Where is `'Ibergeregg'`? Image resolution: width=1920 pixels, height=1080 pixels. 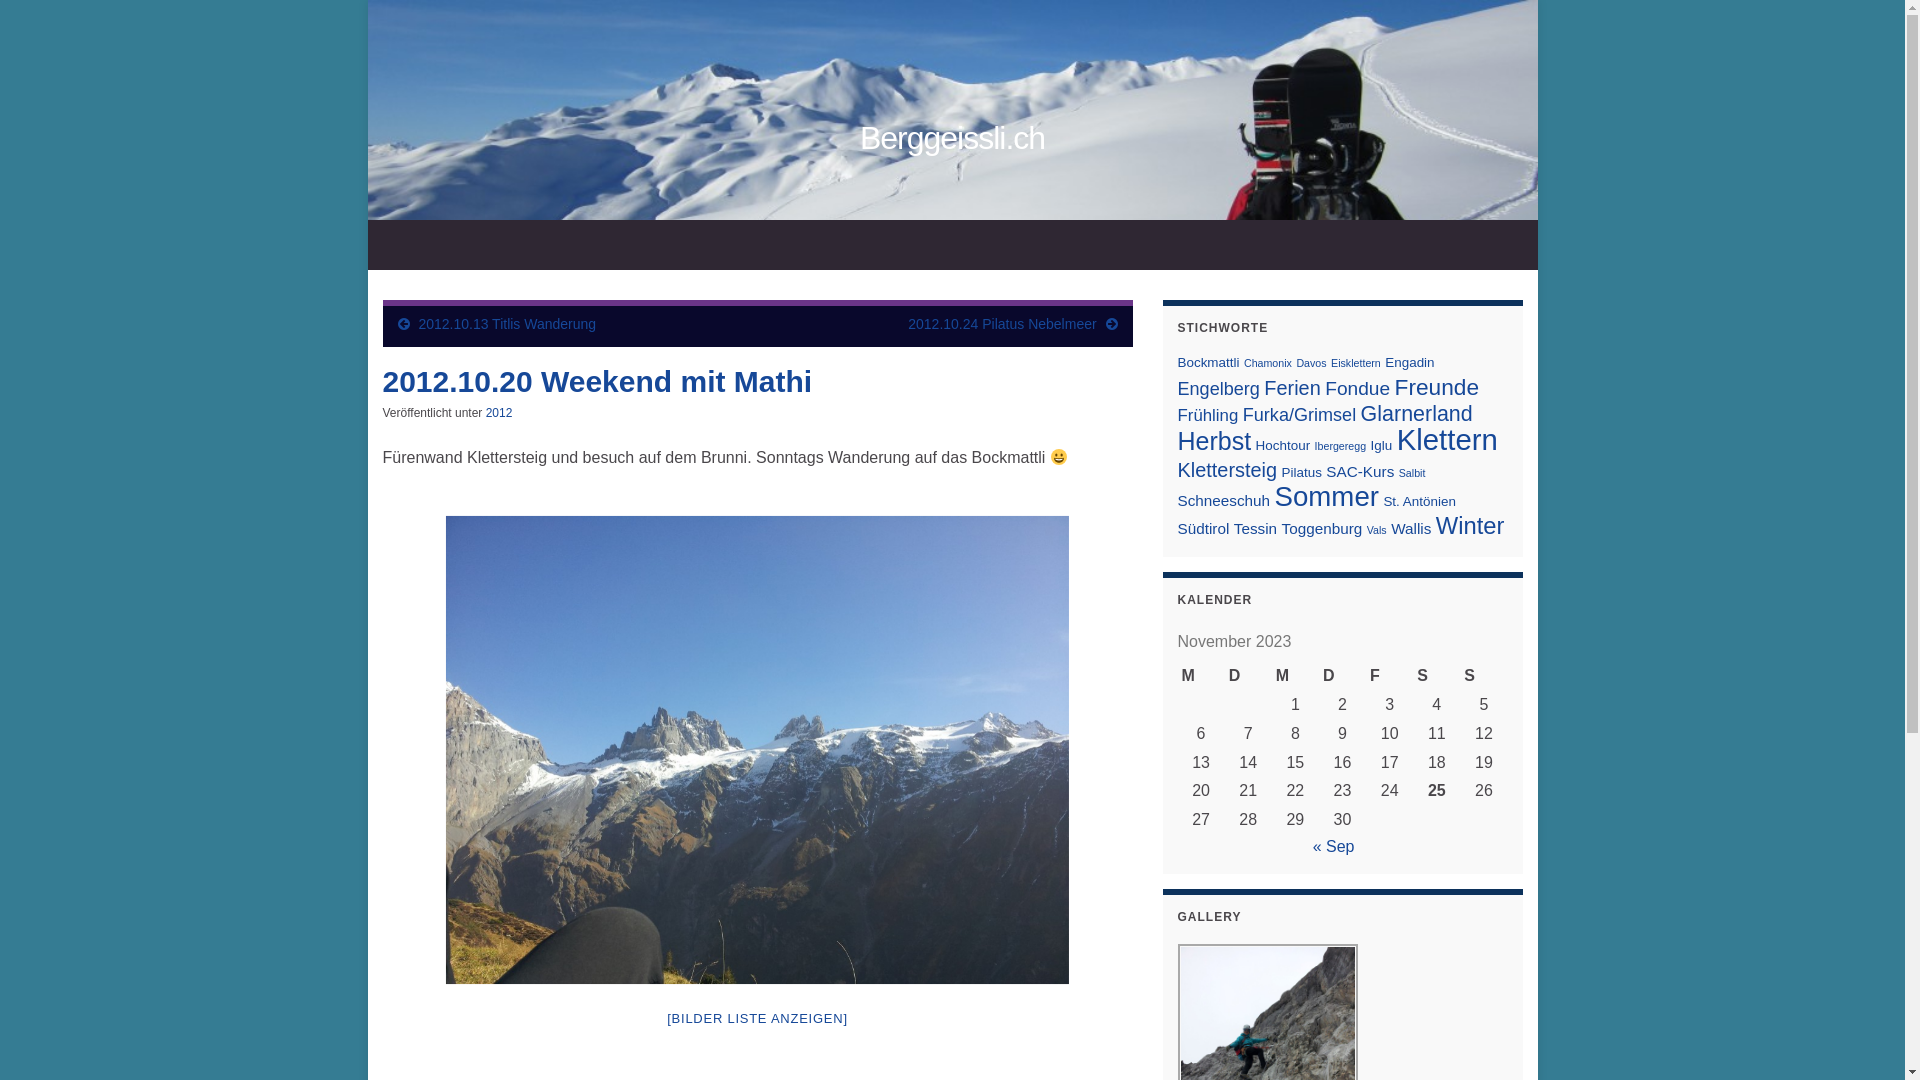
'Ibergeregg' is located at coordinates (1340, 445).